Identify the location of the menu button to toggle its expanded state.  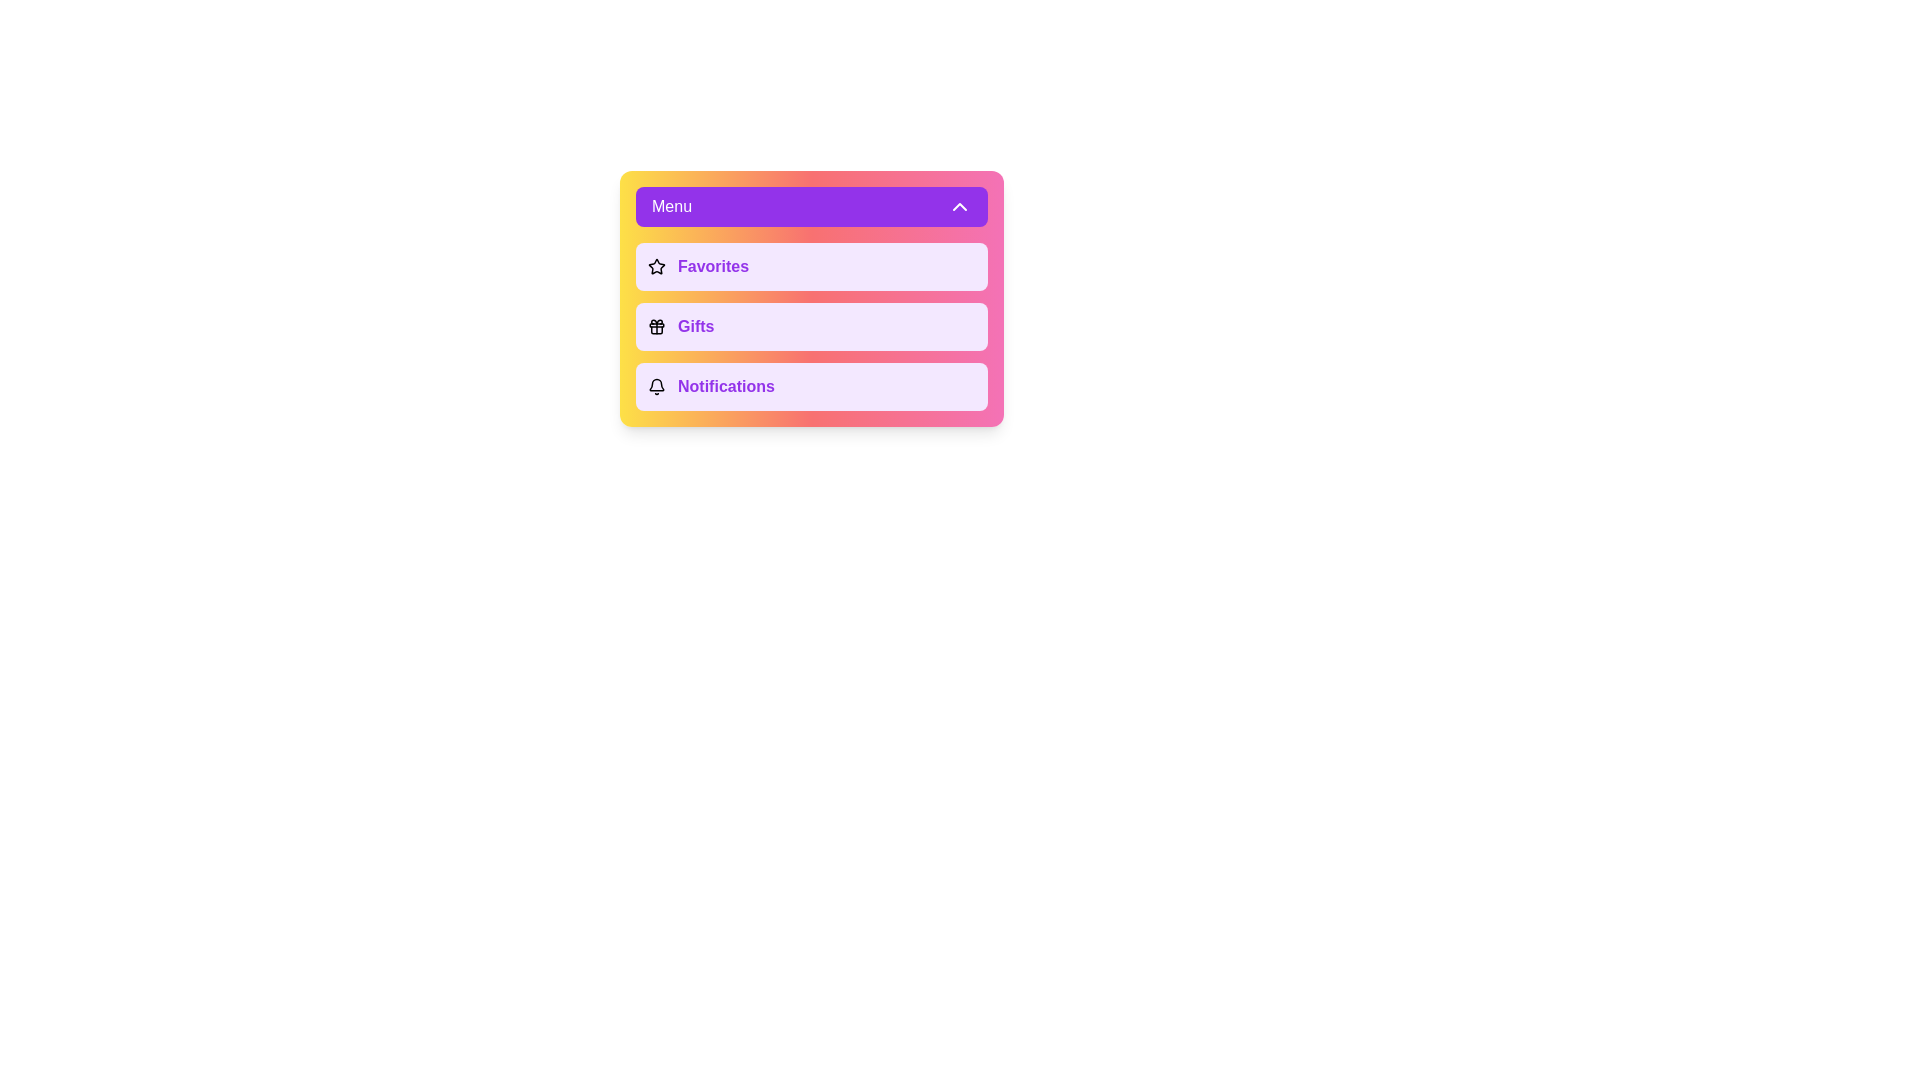
(811, 207).